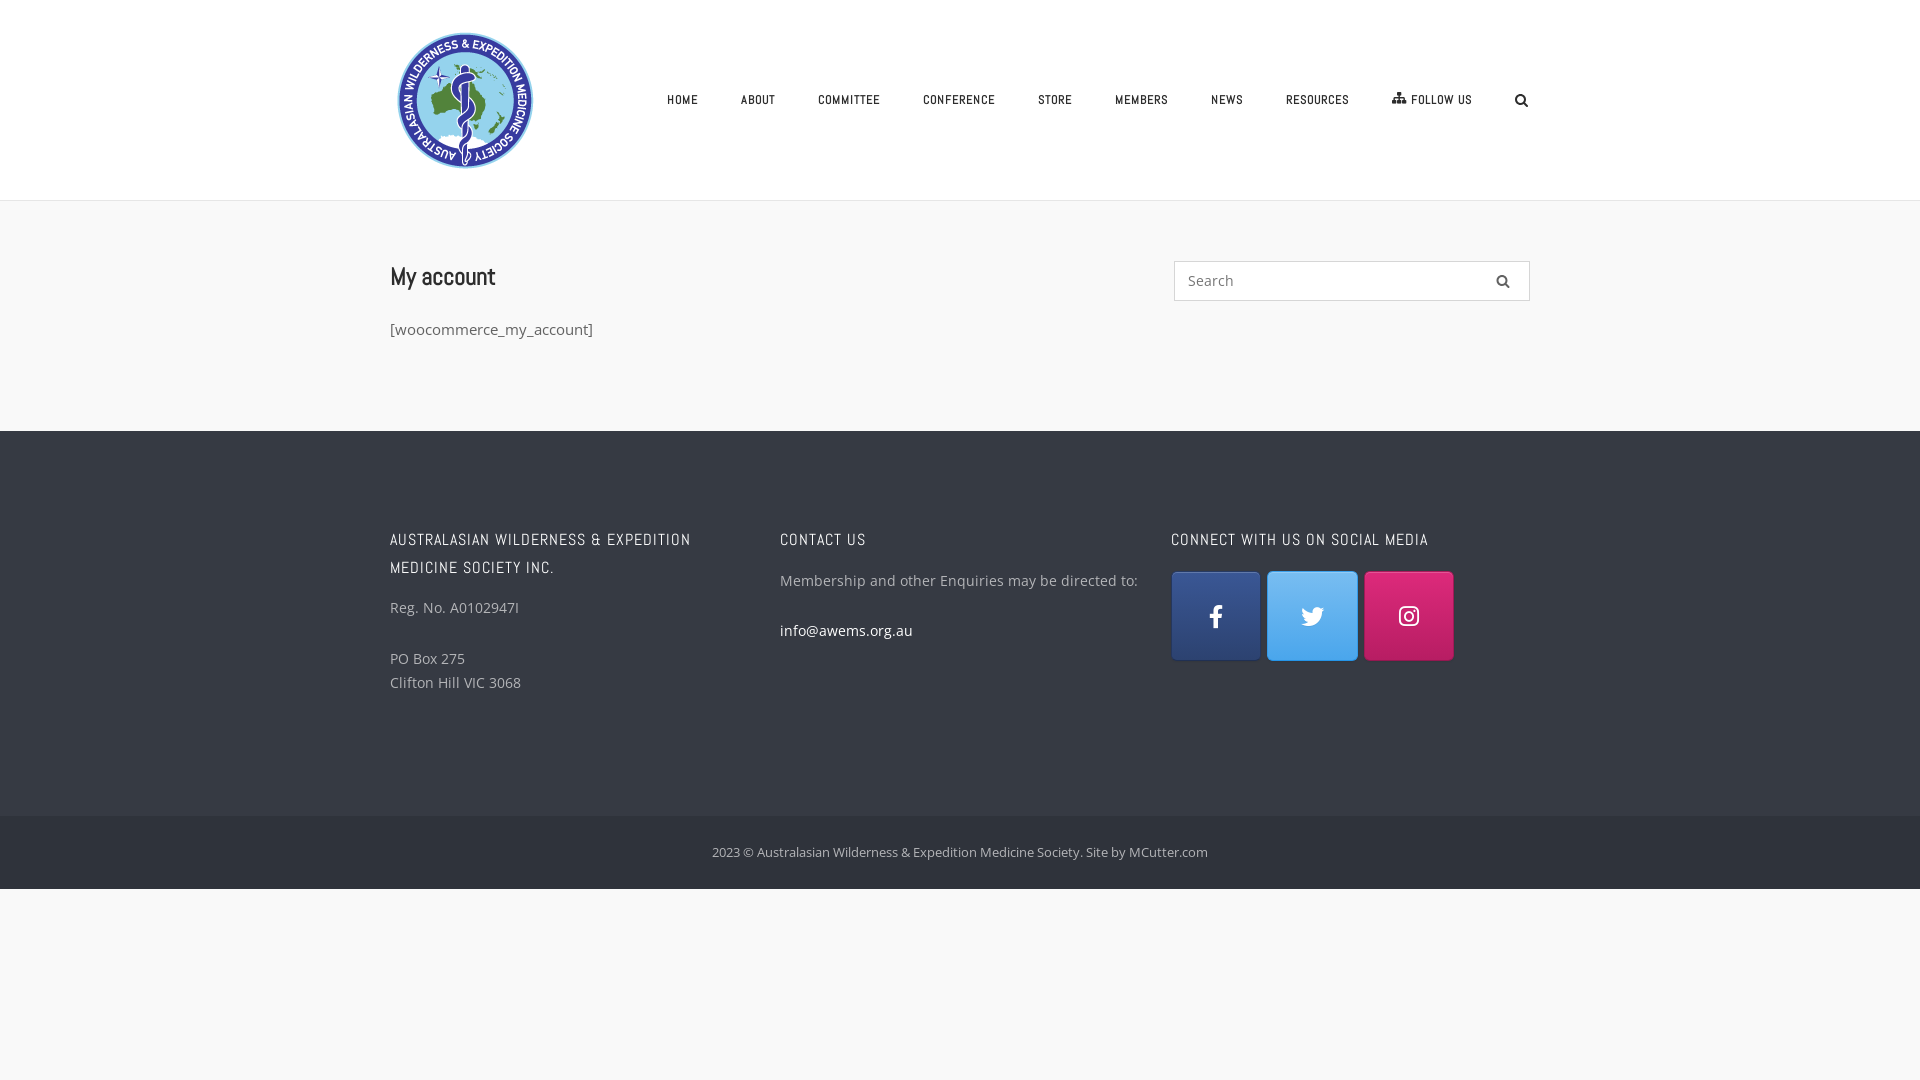 The image size is (1920, 1080). I want to click on 'Facebook', so click(1214, 615).